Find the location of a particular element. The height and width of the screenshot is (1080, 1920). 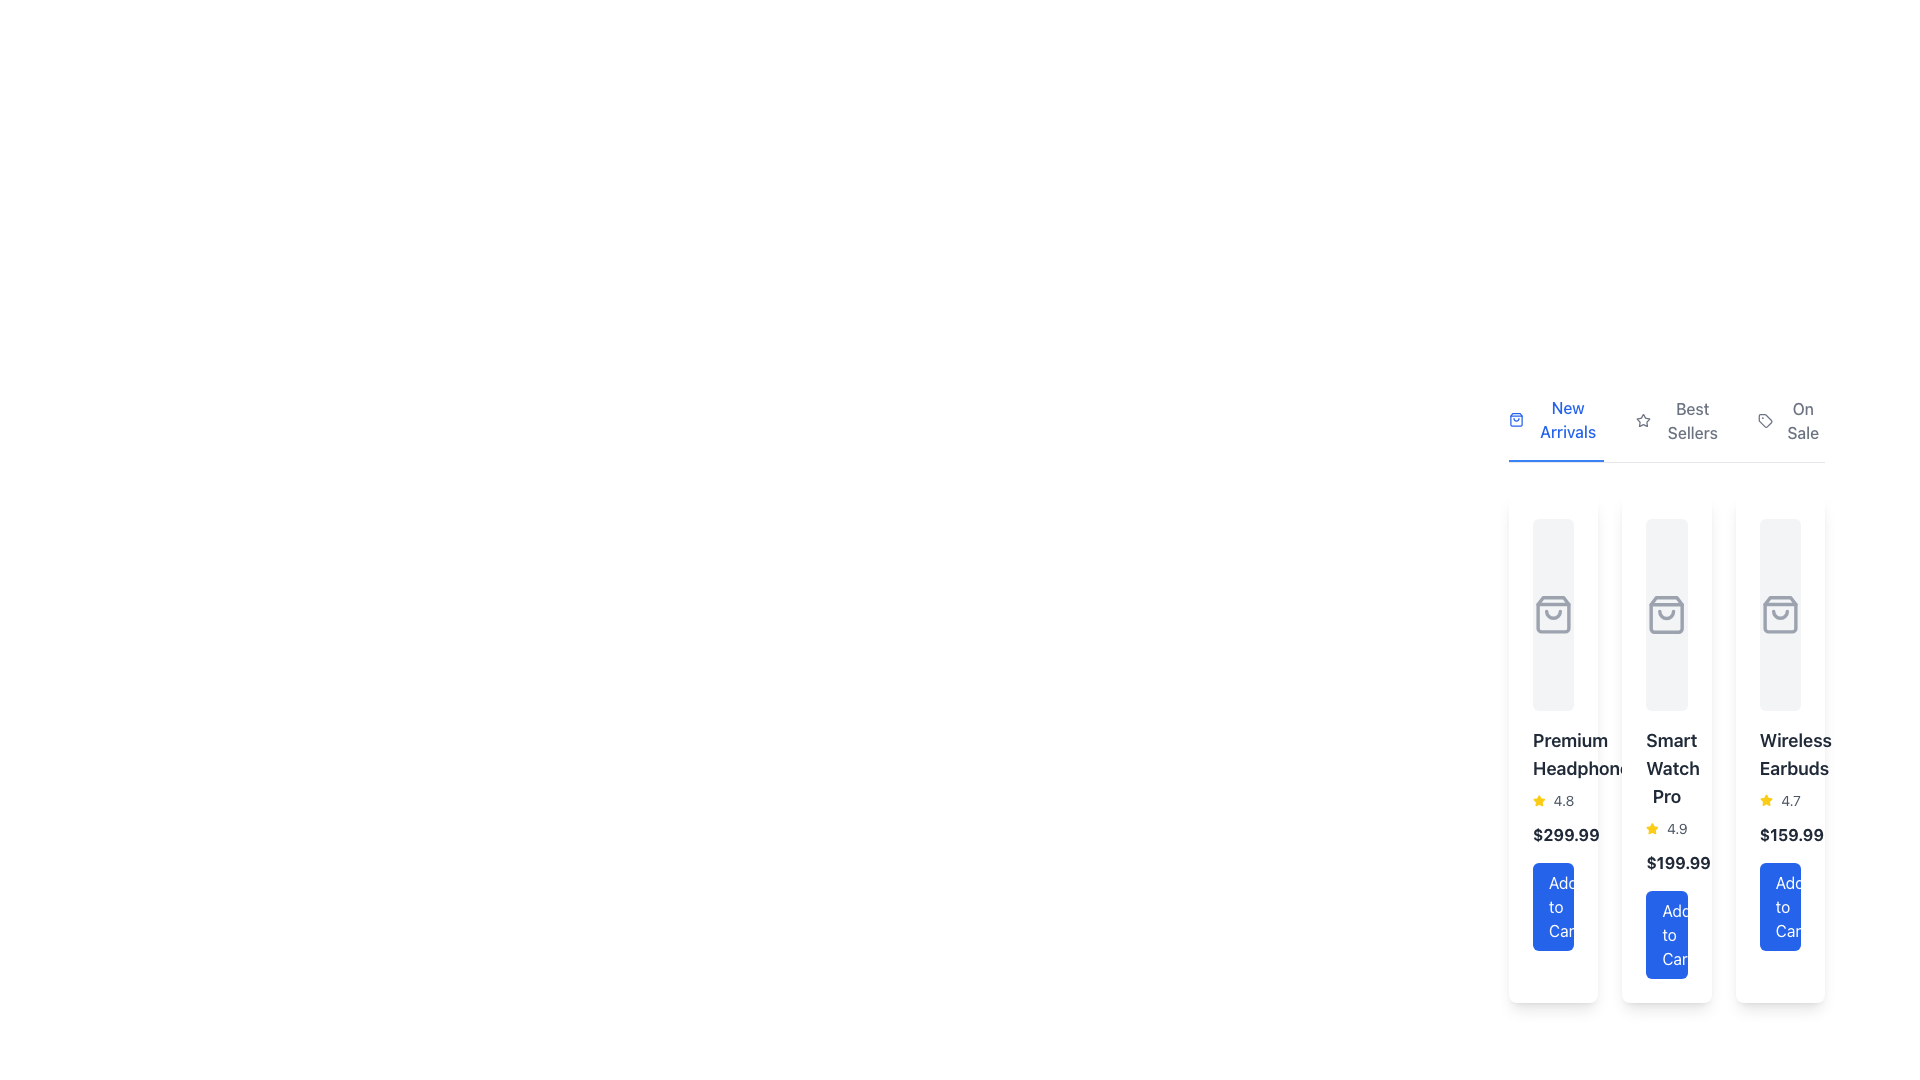

the 'Wireless Earbuds' product card is located at coordinates (1780, 748).